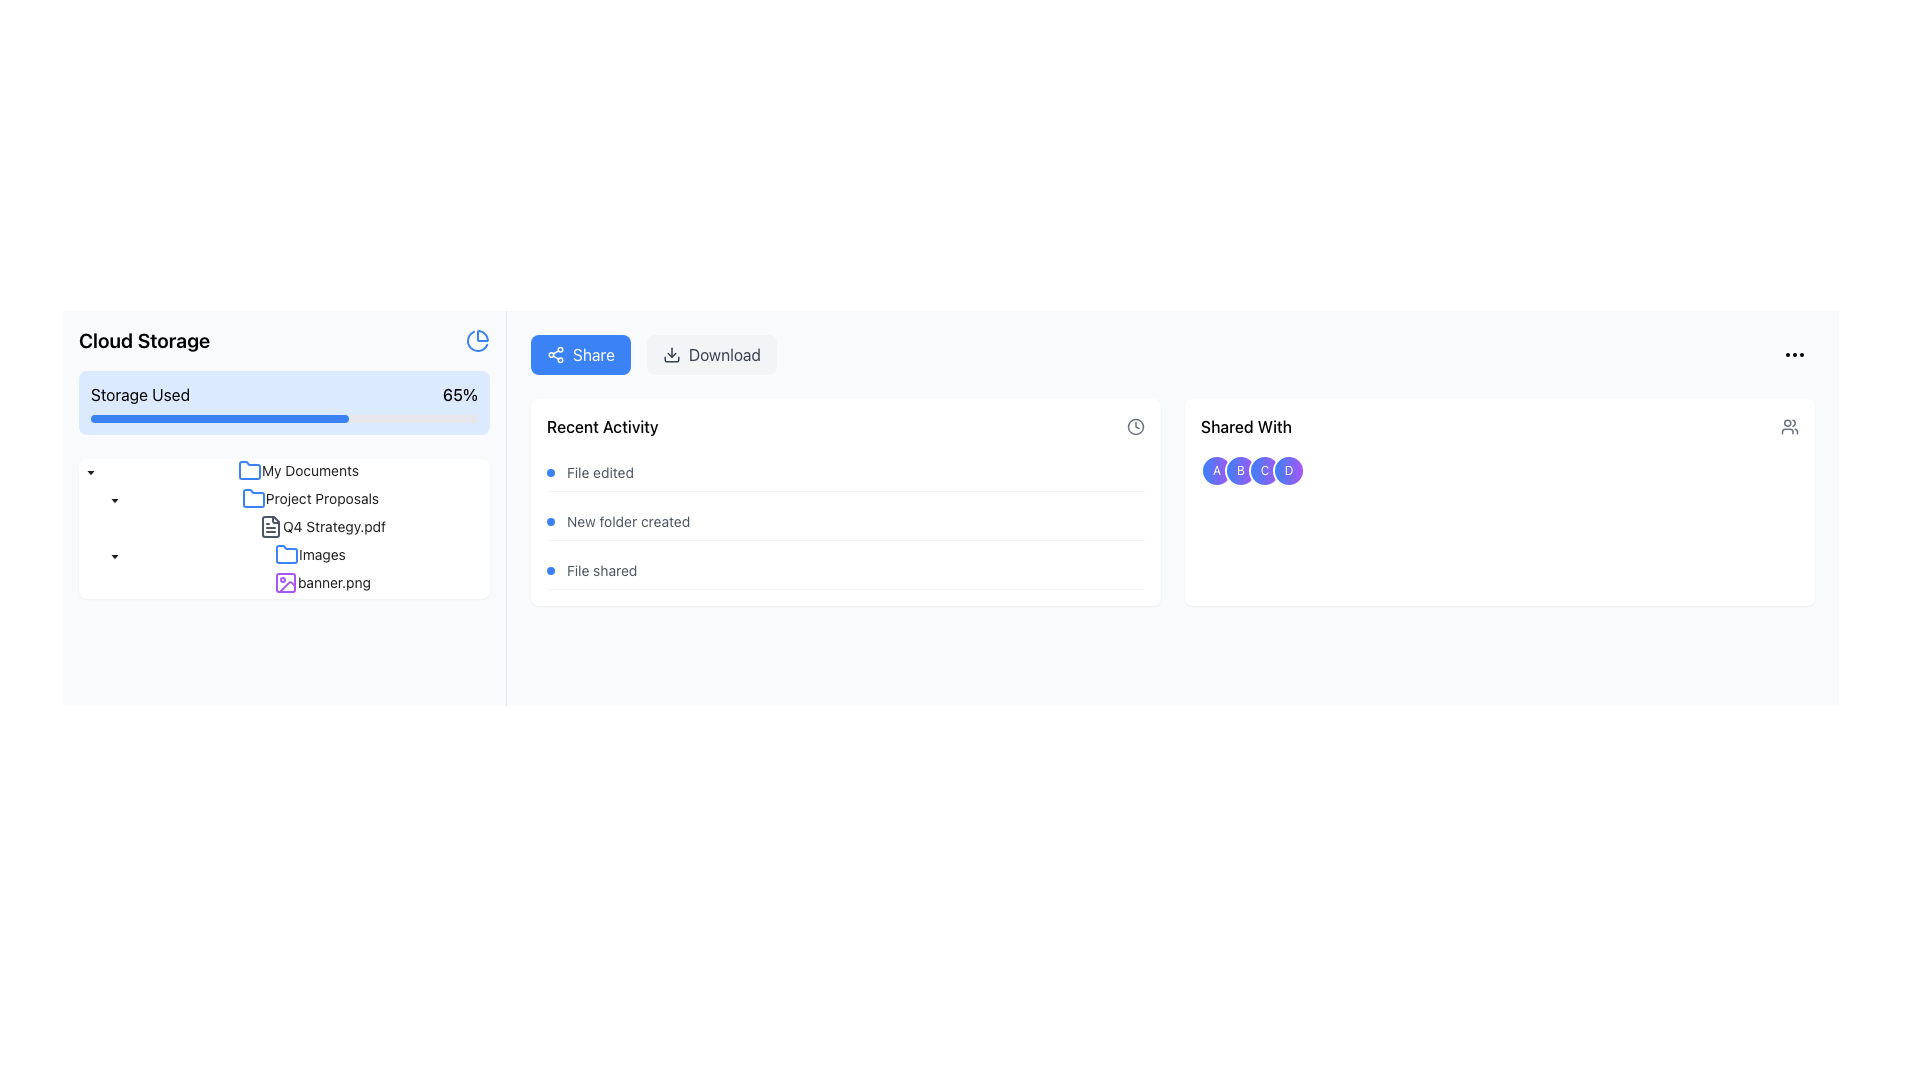 This screenshot has width=1920, height=1080. I want to click on the 'My Documents' folder item in the collapsible hierarchical navigation component, so click(283, 470).